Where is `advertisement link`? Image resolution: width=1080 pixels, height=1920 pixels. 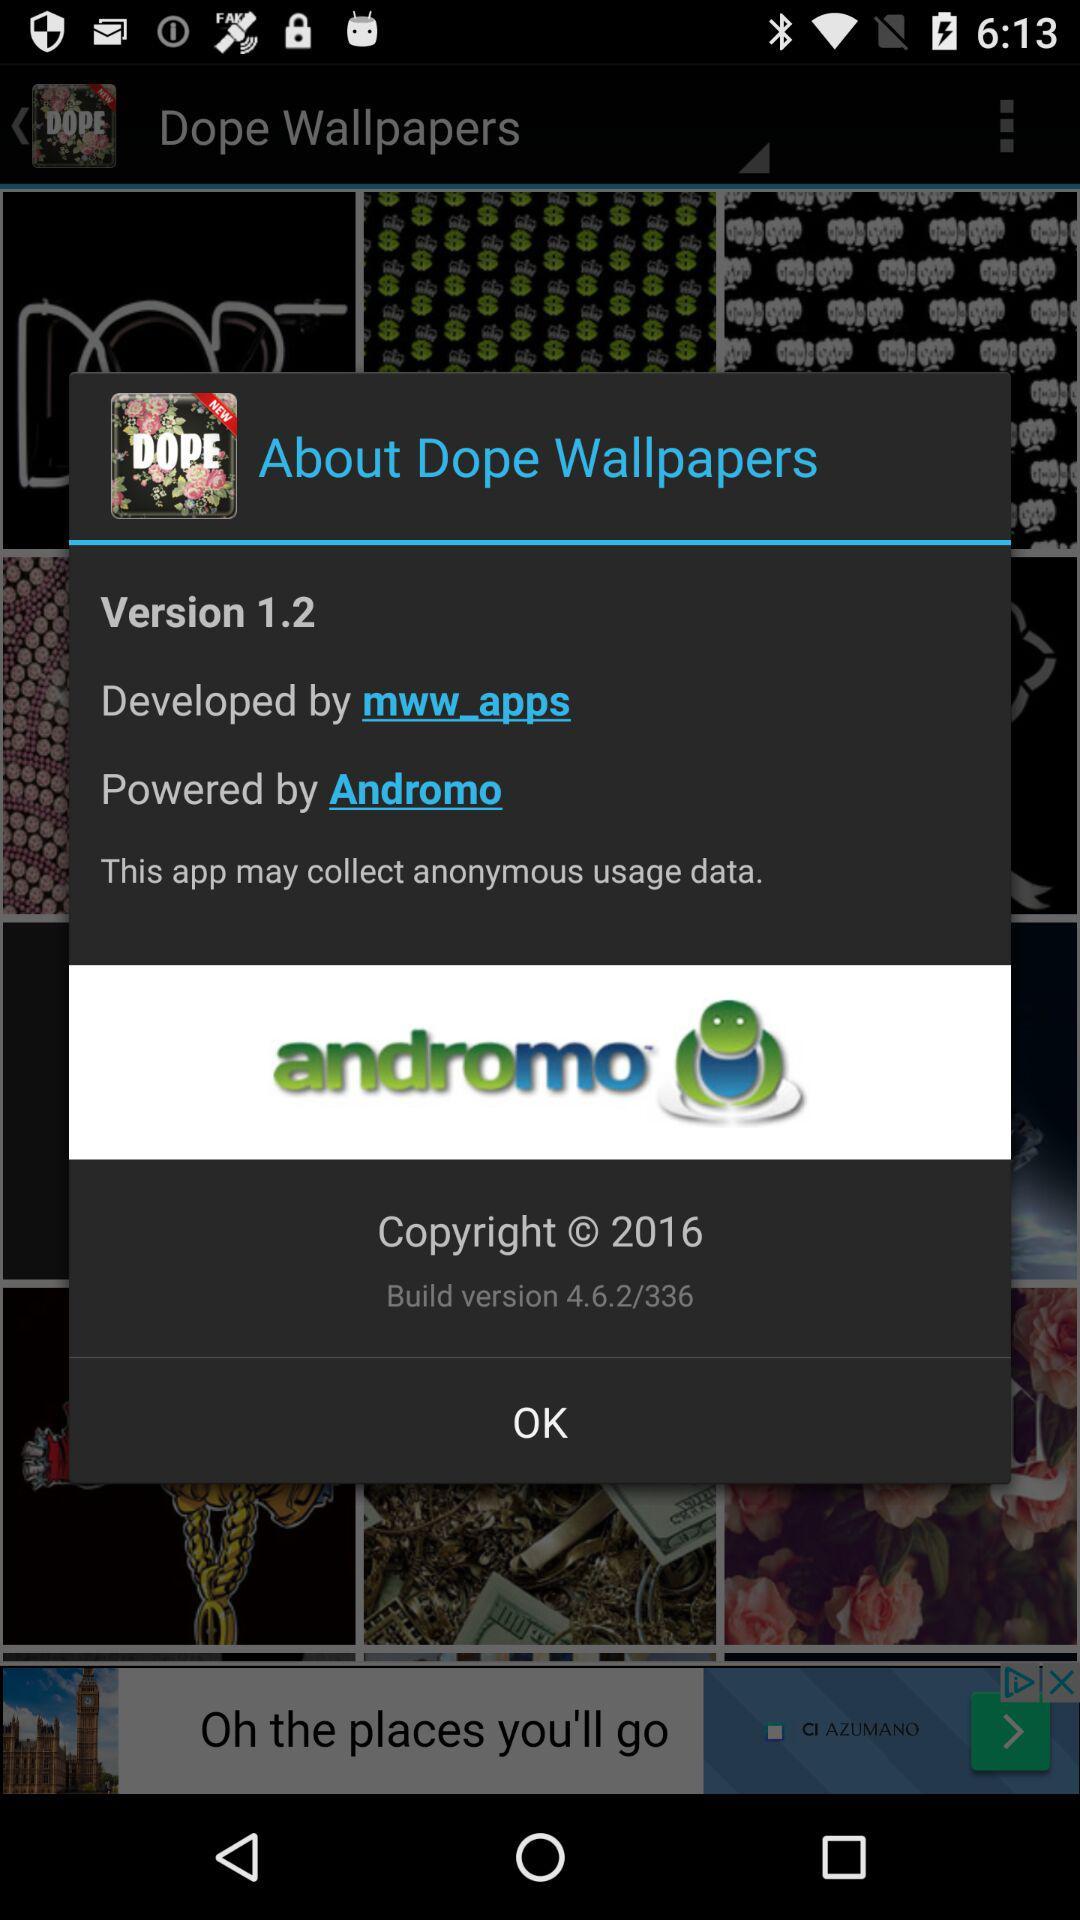
advertisement link is located at coordinates (538, 1061).